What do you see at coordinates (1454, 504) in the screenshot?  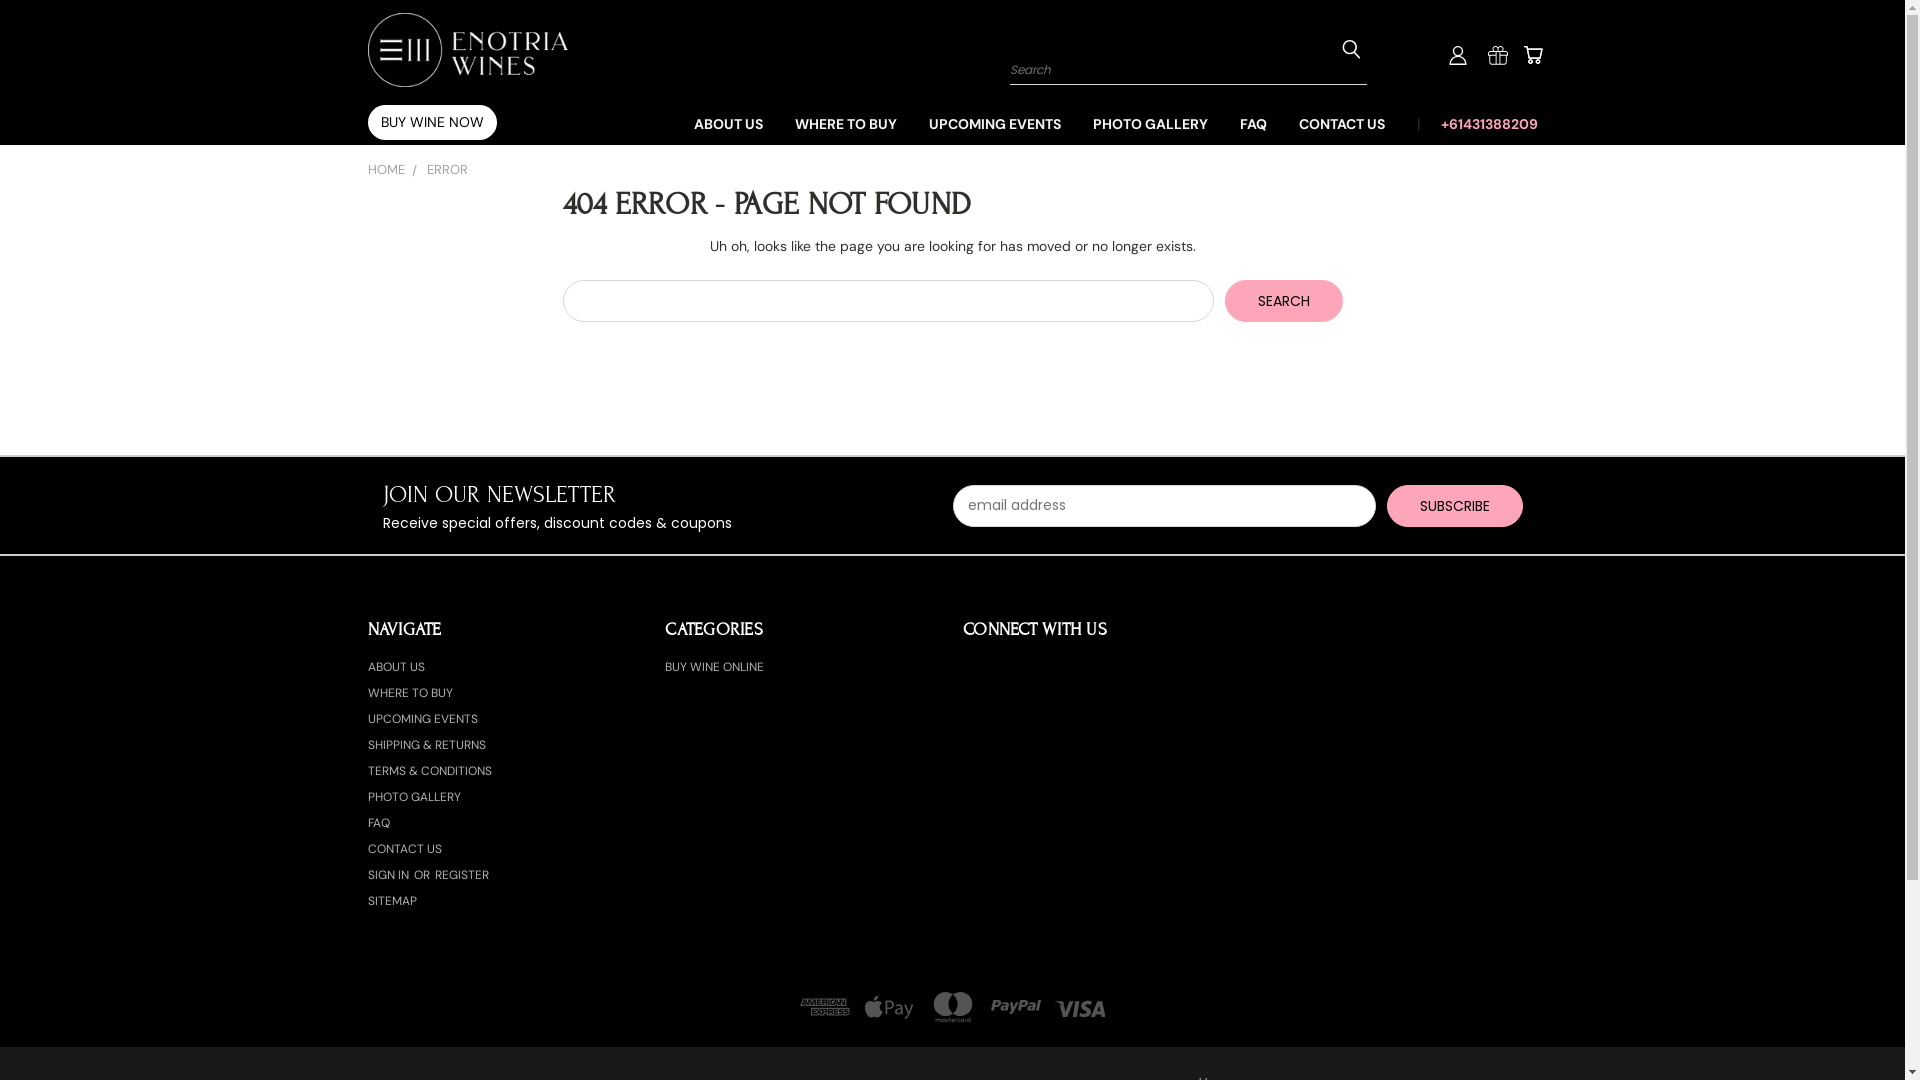 I see `'Subscribe'` at bounding box center [1454, 504].